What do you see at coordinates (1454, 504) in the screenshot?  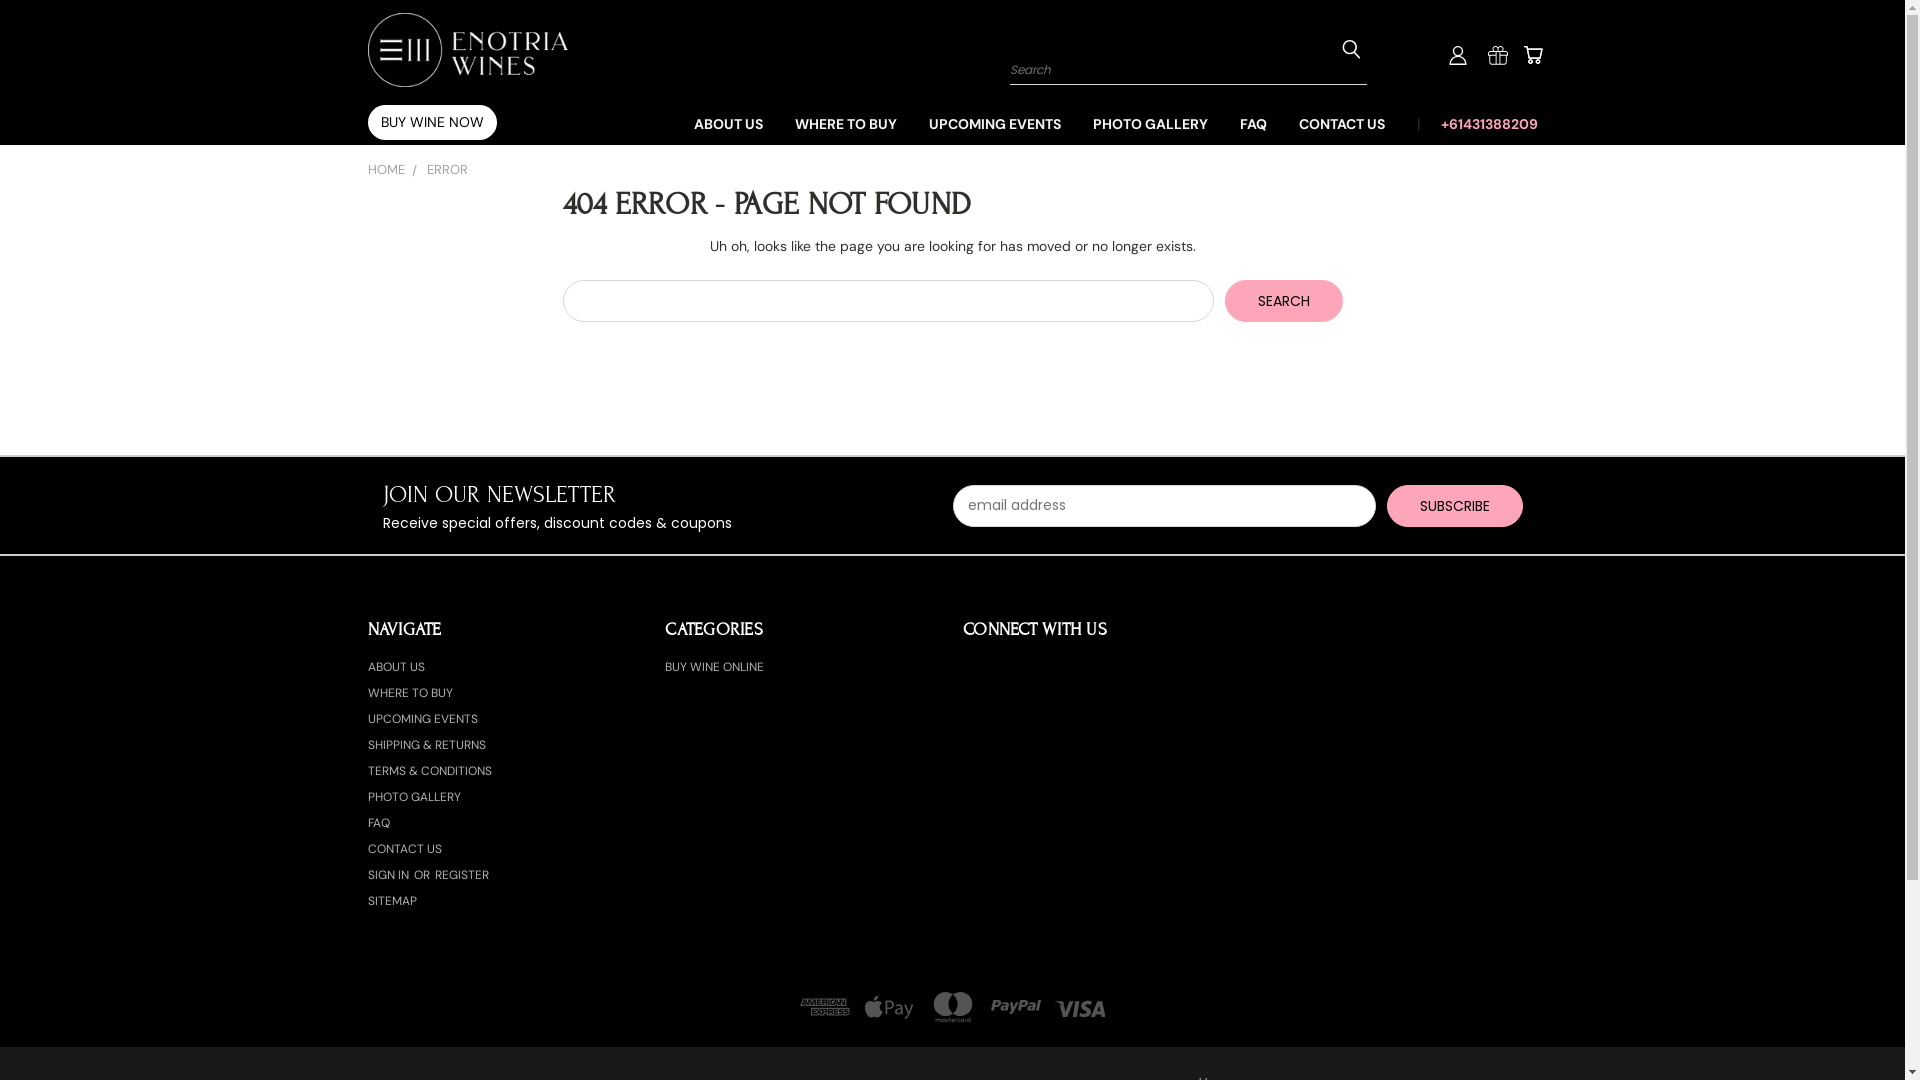 I see `'Subscribe'` at bounding box center [1454, 504].